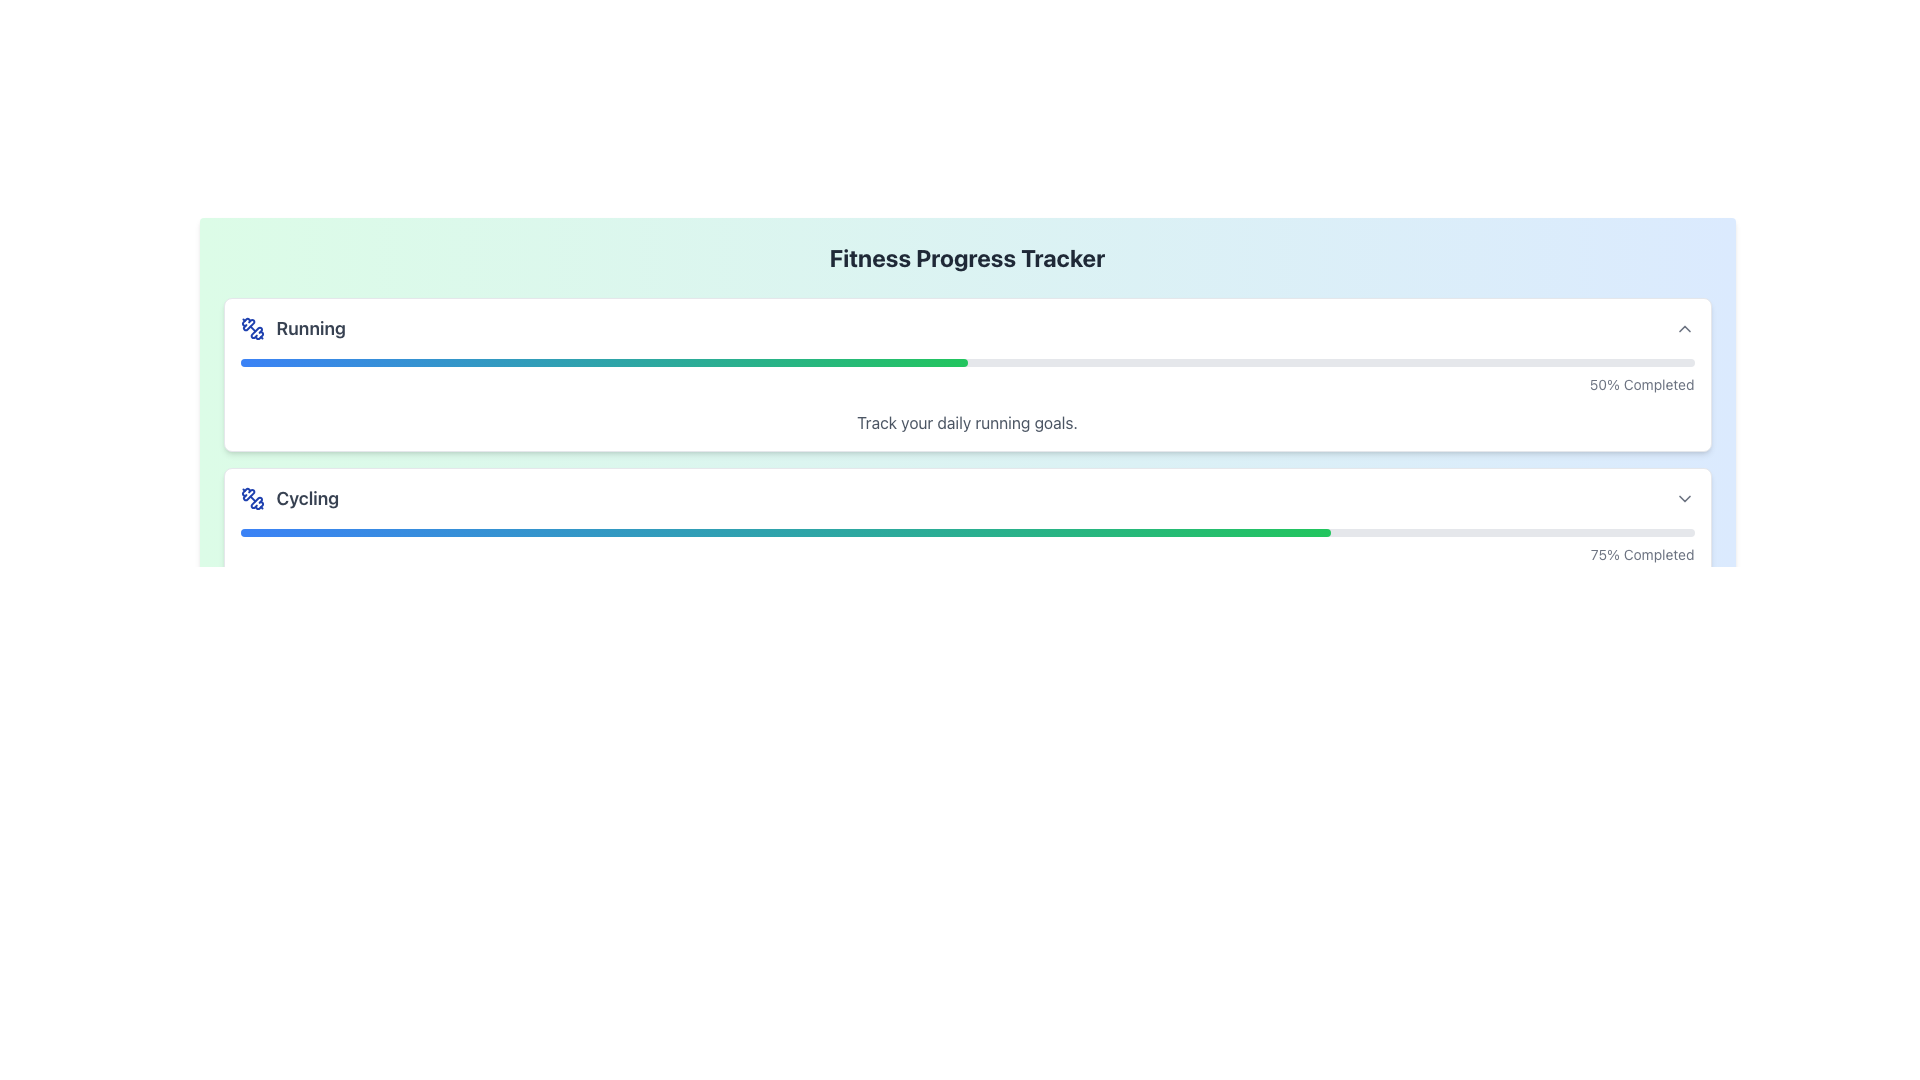 The width and height of the screenshot is (1920, 1080). I want to click on completion percentage from the second progress bar segment under the 'Cycling' section, which is a narrow, rectangular segment with a gradient color from blue to green, so click(784, 531).